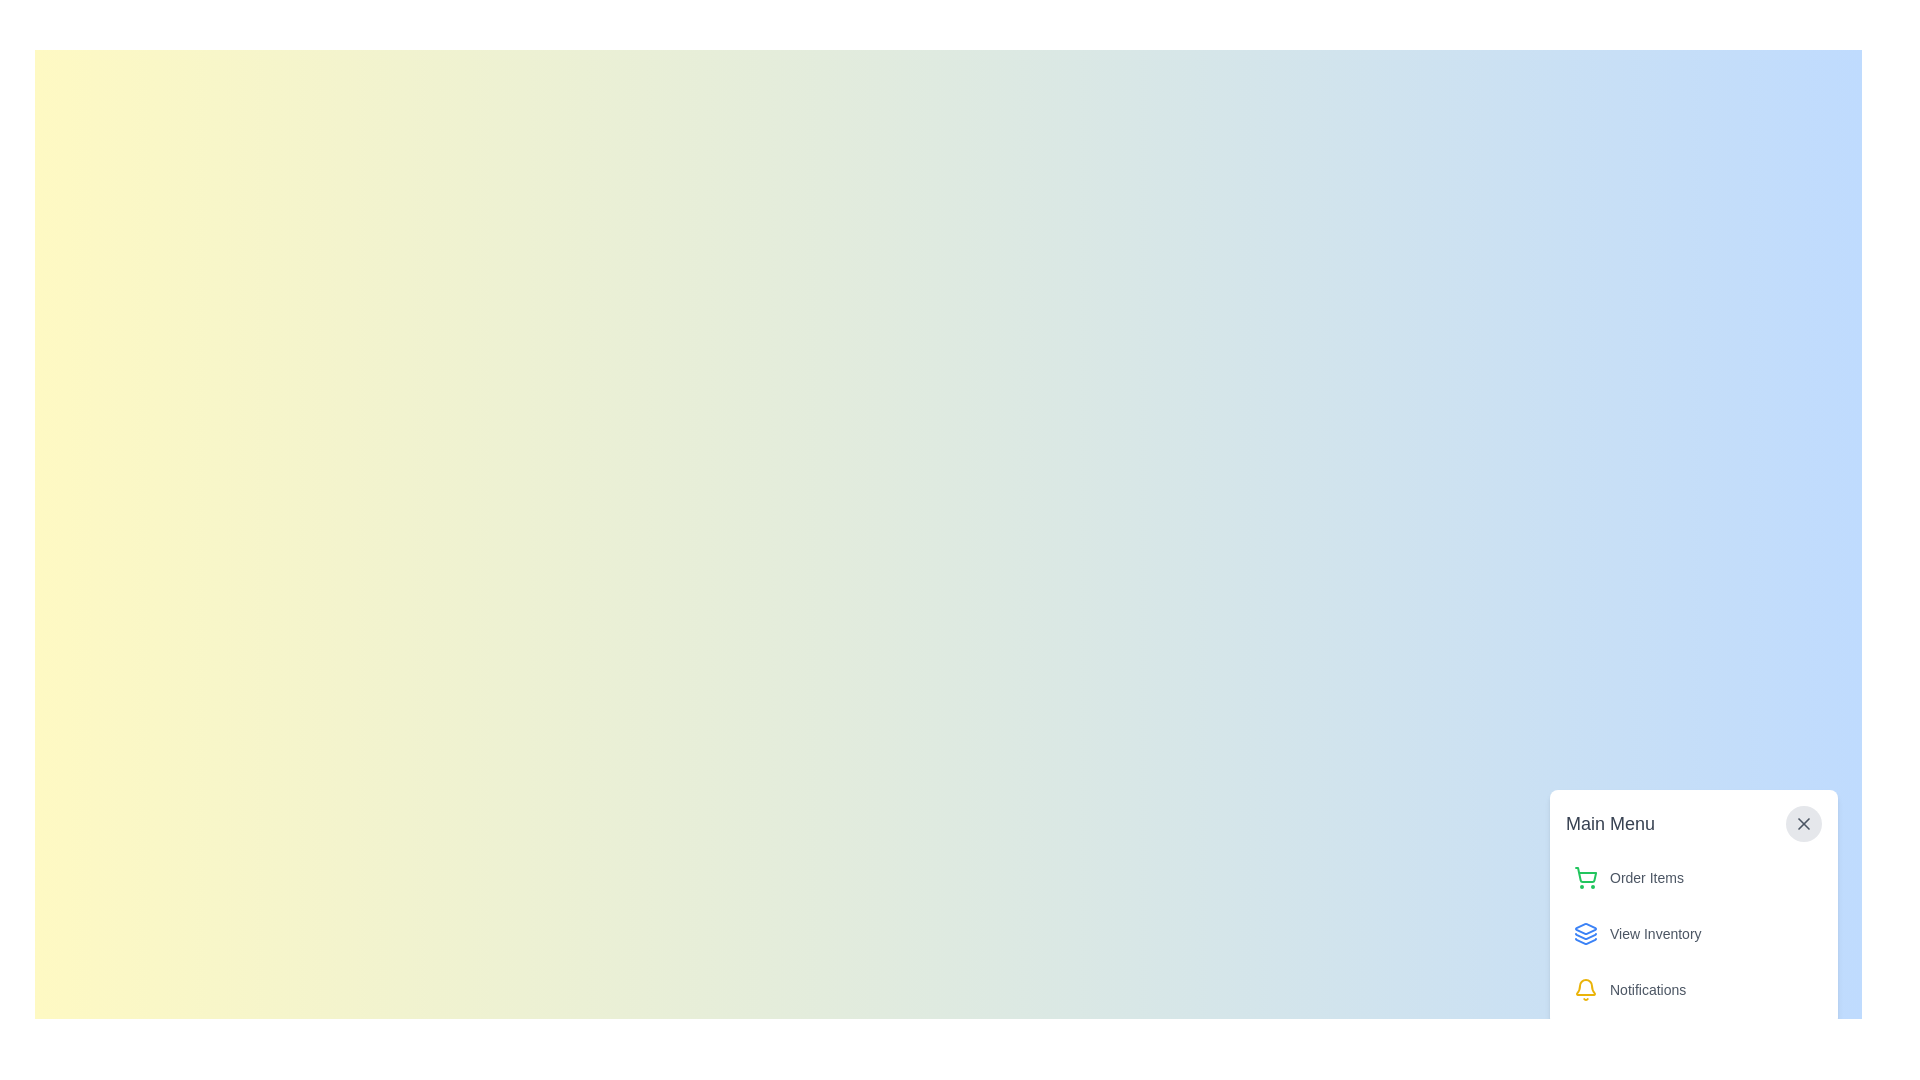  What do you see at coordinates (1693, 907) in the screenshot?
I see `the second menu item in the modal that allows access to the inventory view` at bounding box center [1693, 907].